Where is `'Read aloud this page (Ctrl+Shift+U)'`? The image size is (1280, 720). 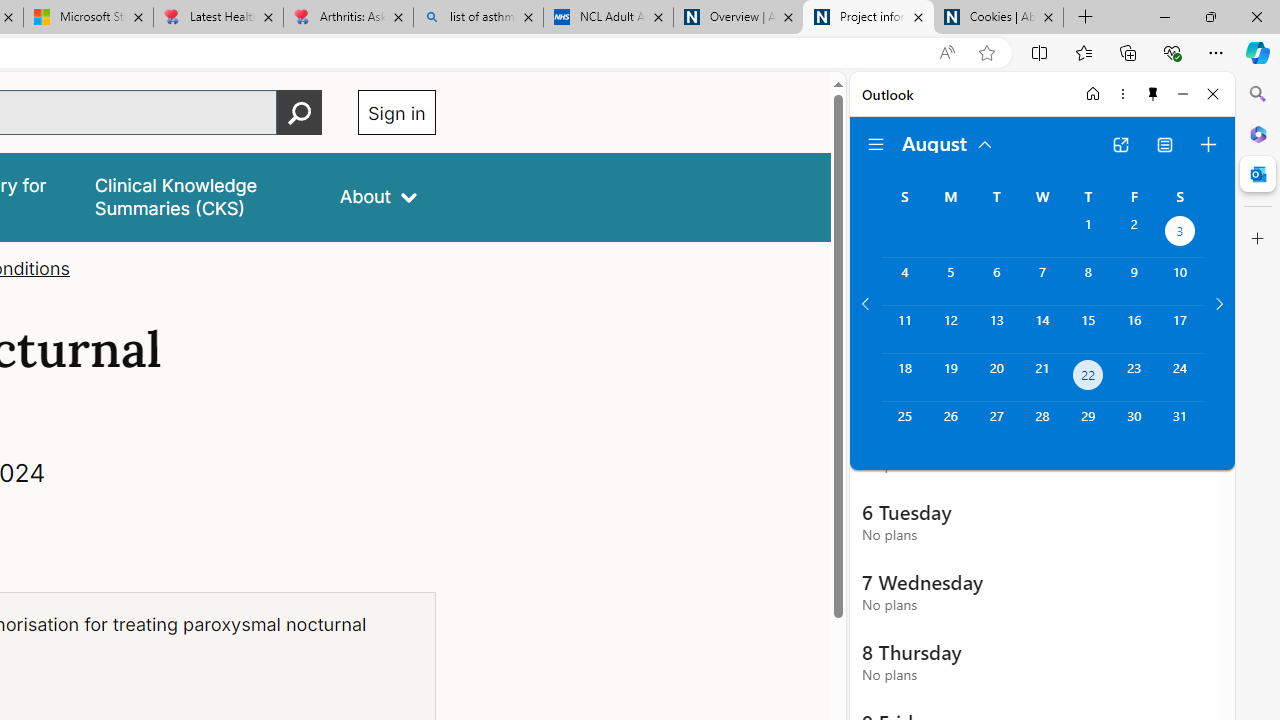
'Read aloud this page (Ctrl+Shift+U)' is located at coordinates (945, 52).